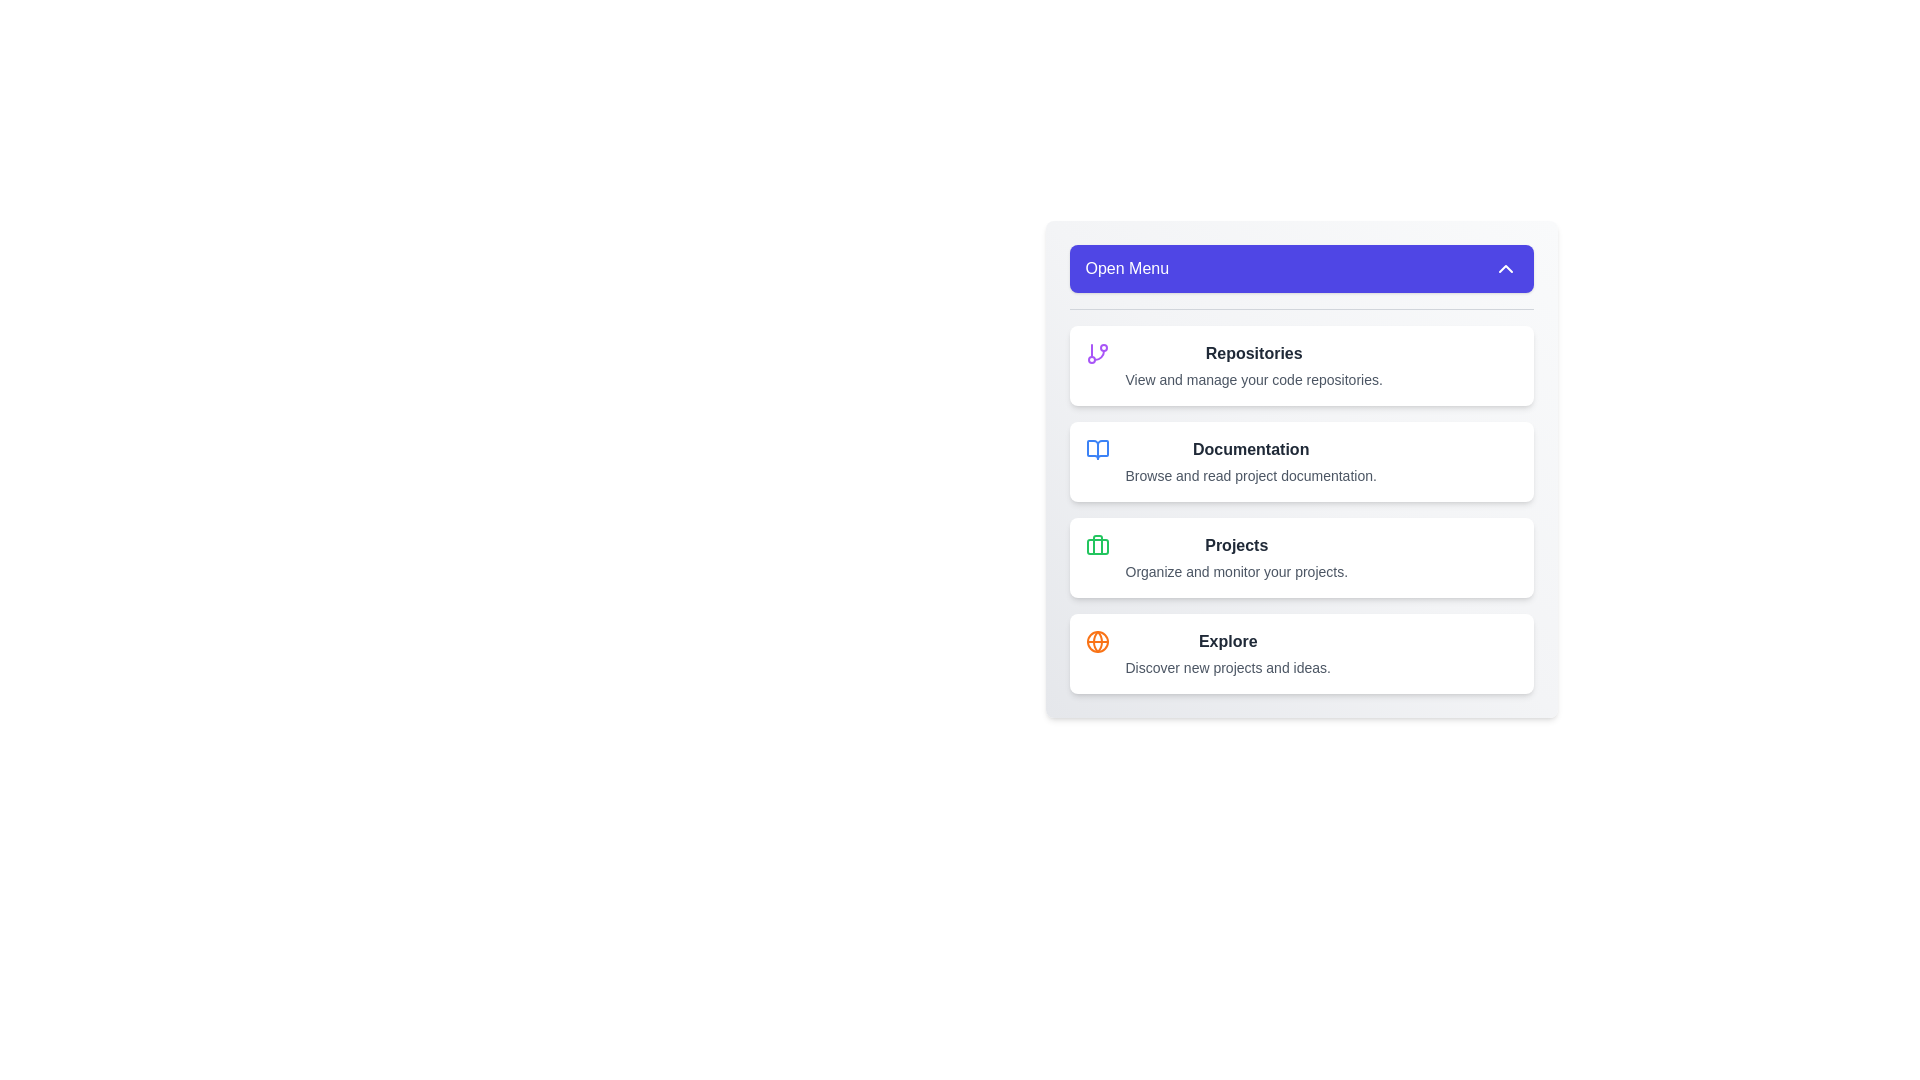 The image size is (1920, 1080). What do you see at coordinates (1096, 450) in the screenshot?
I see `the lower part of the 'open book' icon representing the 'Documentation' section for interaction if linked` at bounding box center [1096, 450].